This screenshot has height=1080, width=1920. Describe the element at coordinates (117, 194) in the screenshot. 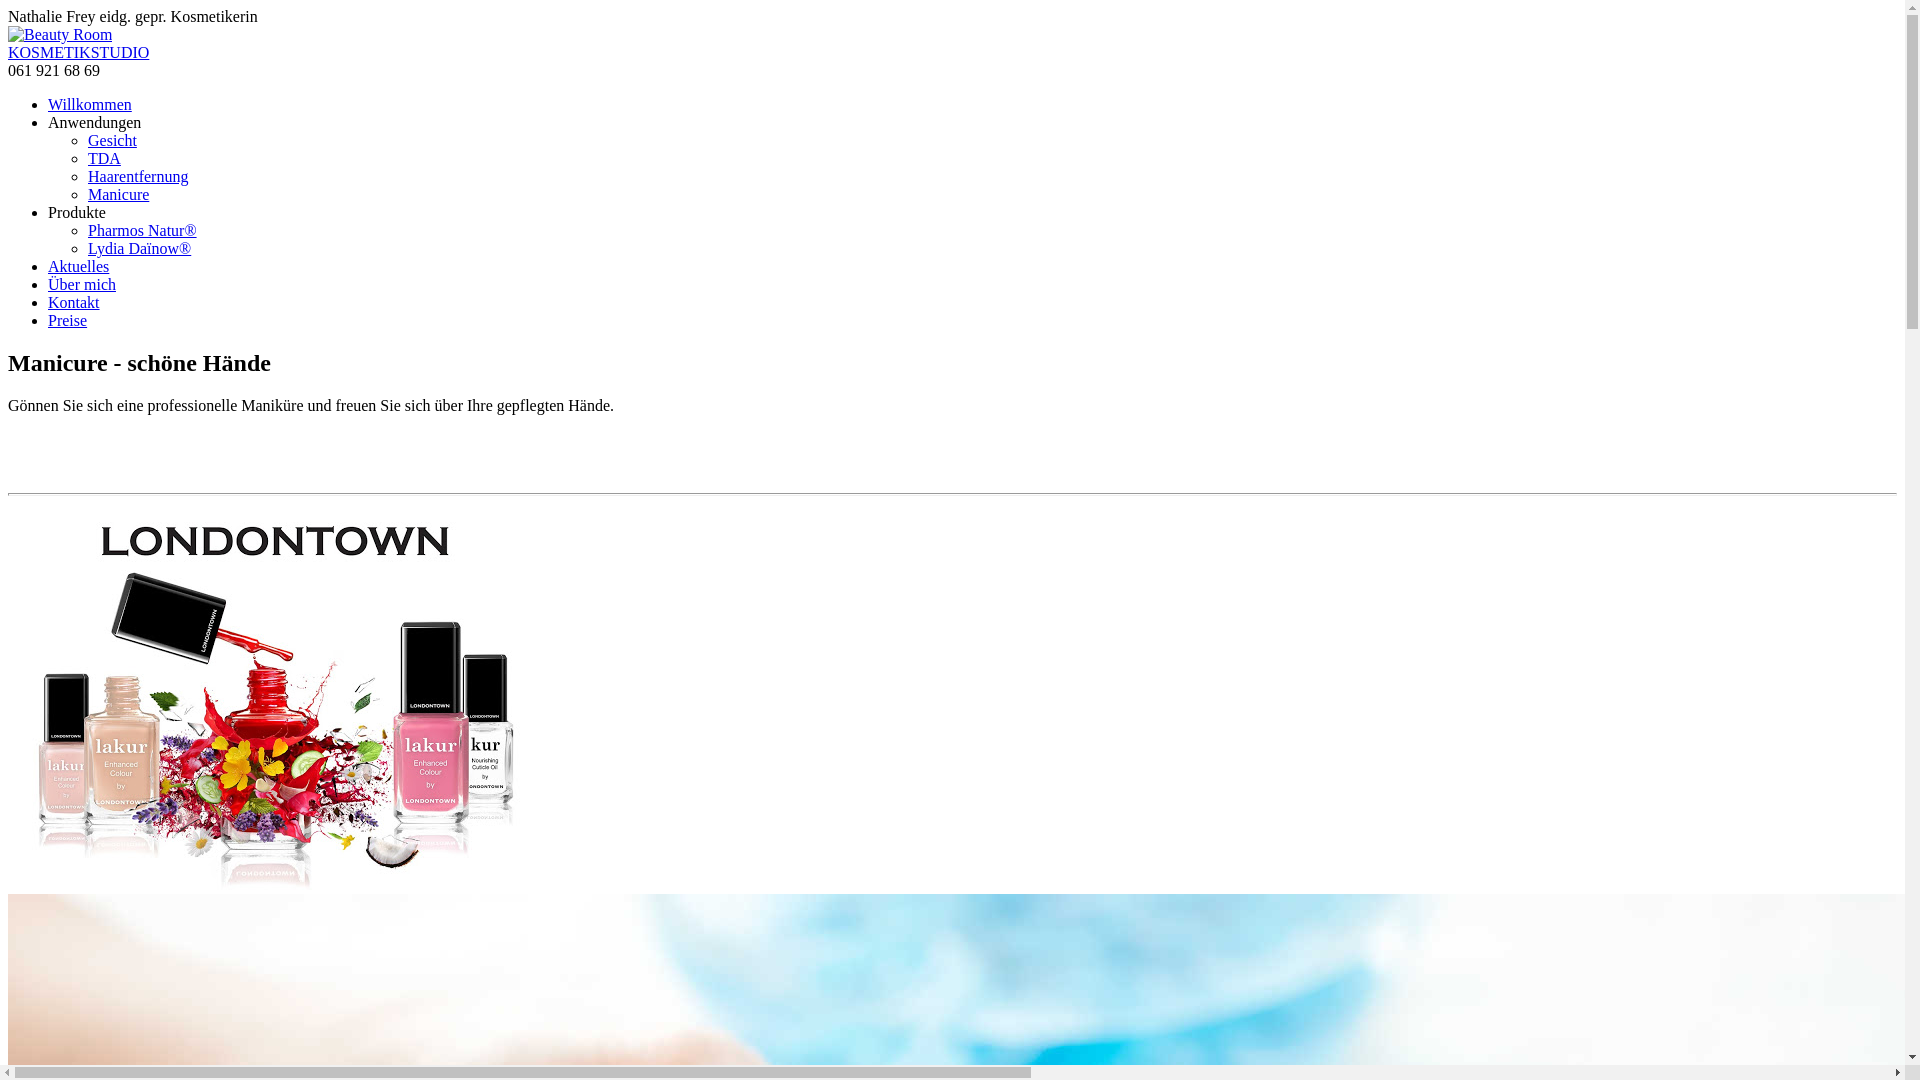

I see `'Manicure'` at that location.